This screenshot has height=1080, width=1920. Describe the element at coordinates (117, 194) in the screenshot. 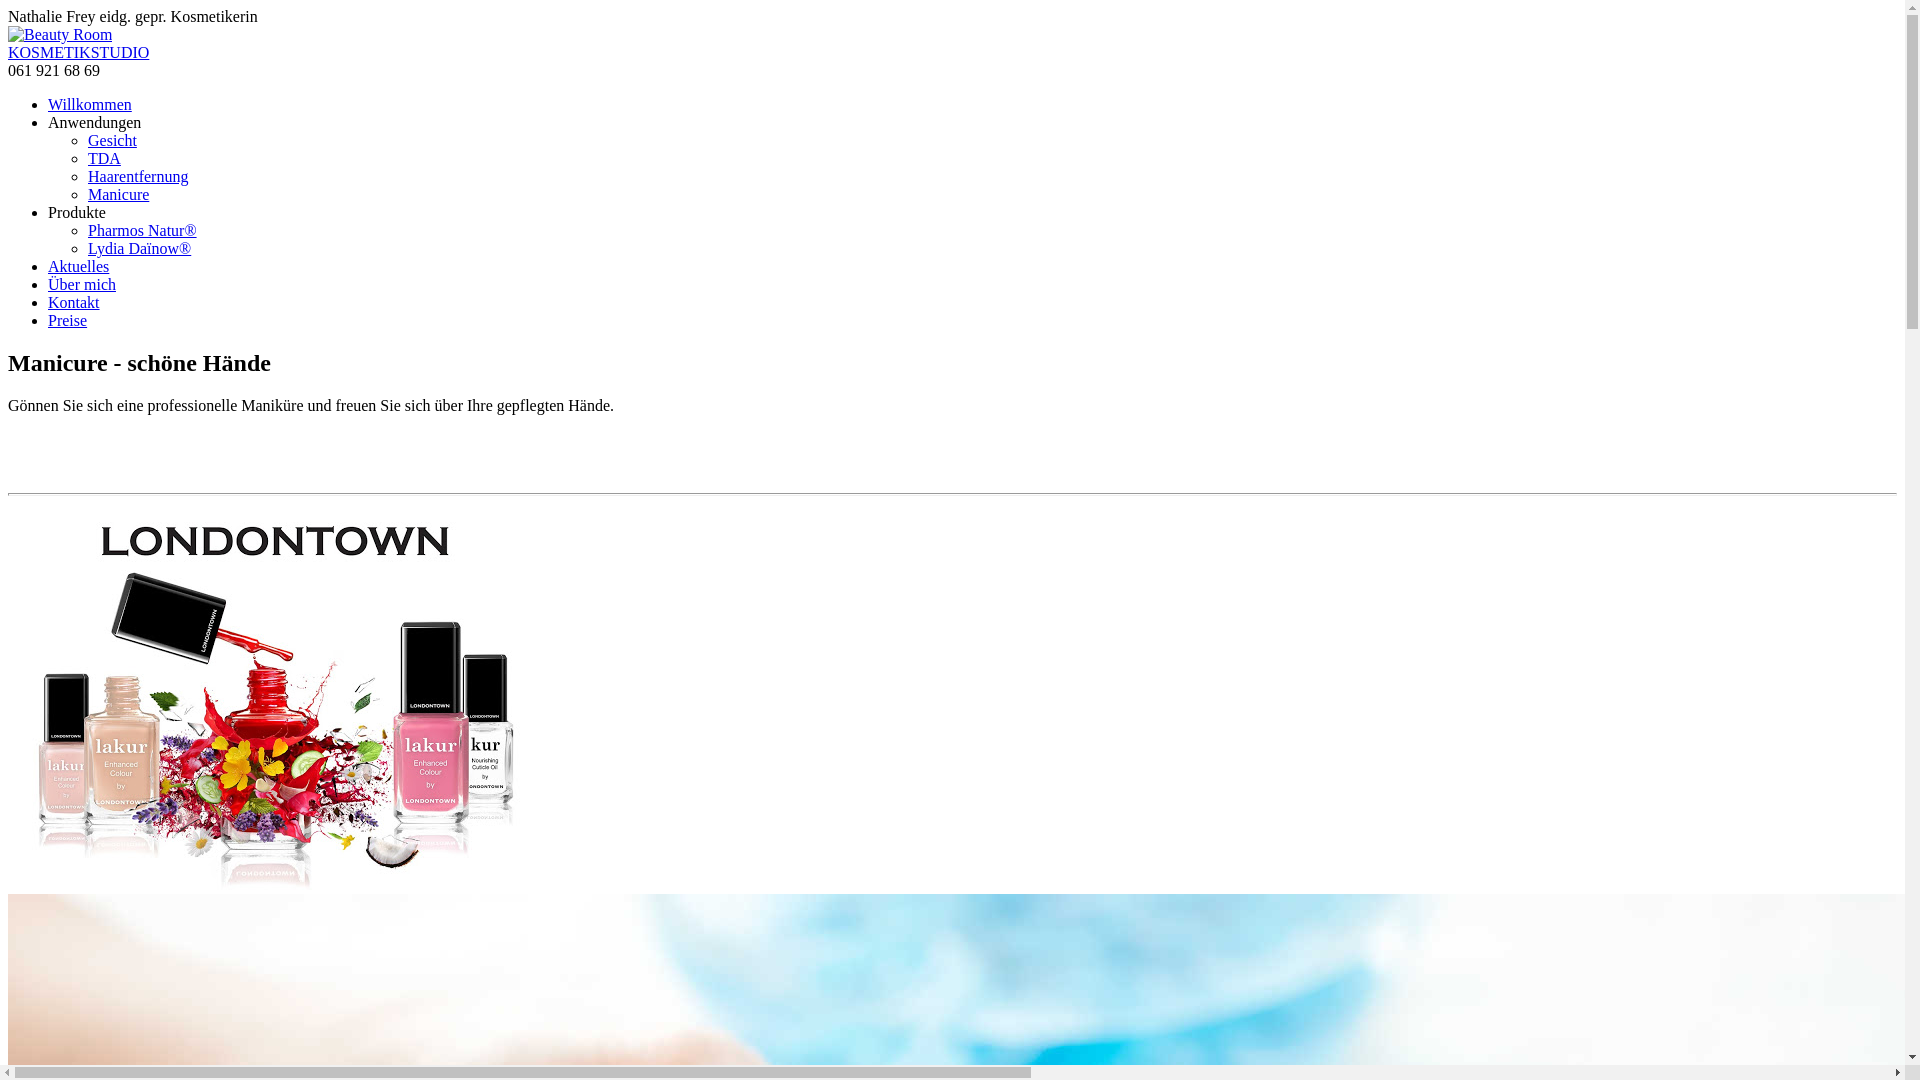

I see `'Manicure'` at that location.